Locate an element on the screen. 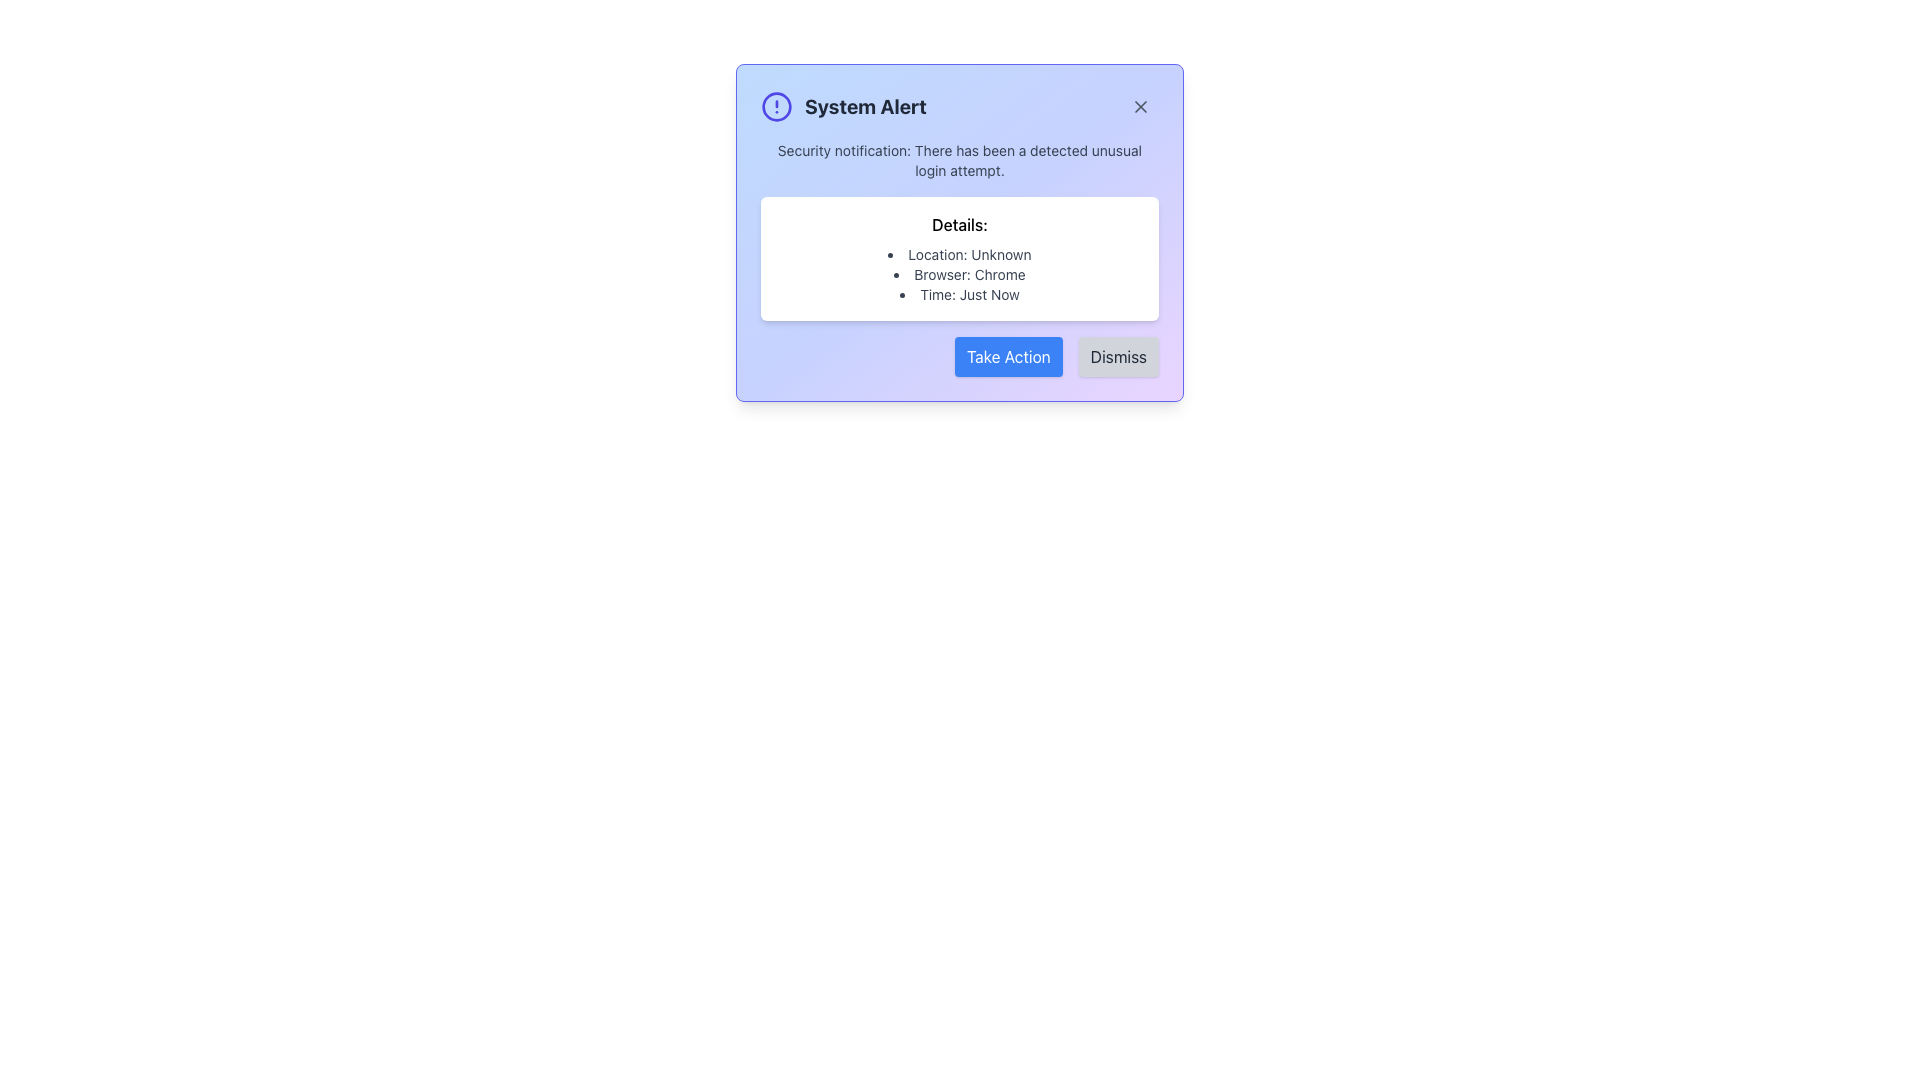 The height and width of the screenshot is (1080, 1920). information displayed in the bulleted list format located in the modal under the 'Details:' header is located at coordinates (960, 274).